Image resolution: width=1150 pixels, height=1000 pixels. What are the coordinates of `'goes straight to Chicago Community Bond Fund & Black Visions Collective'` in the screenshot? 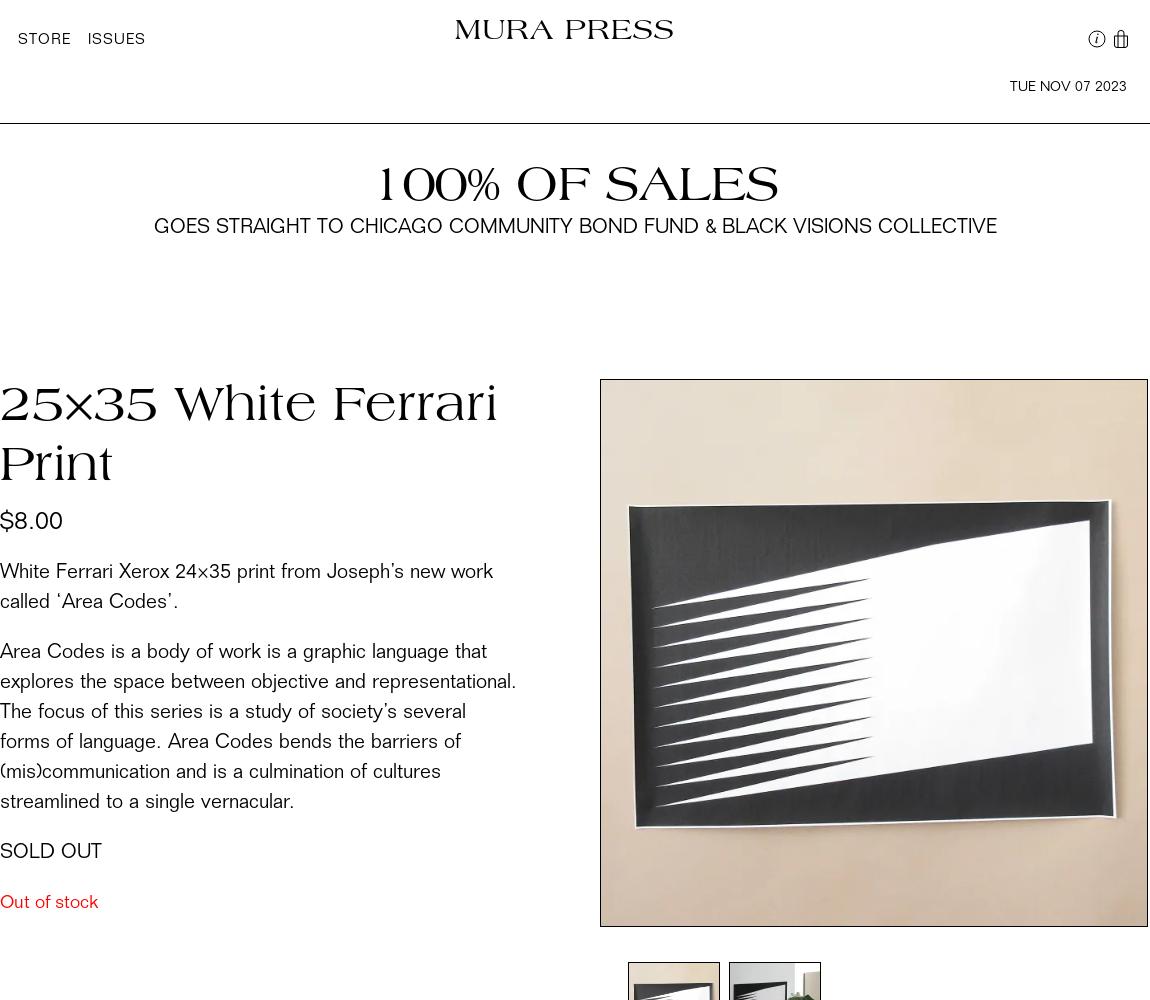 It's located at (151, 227).